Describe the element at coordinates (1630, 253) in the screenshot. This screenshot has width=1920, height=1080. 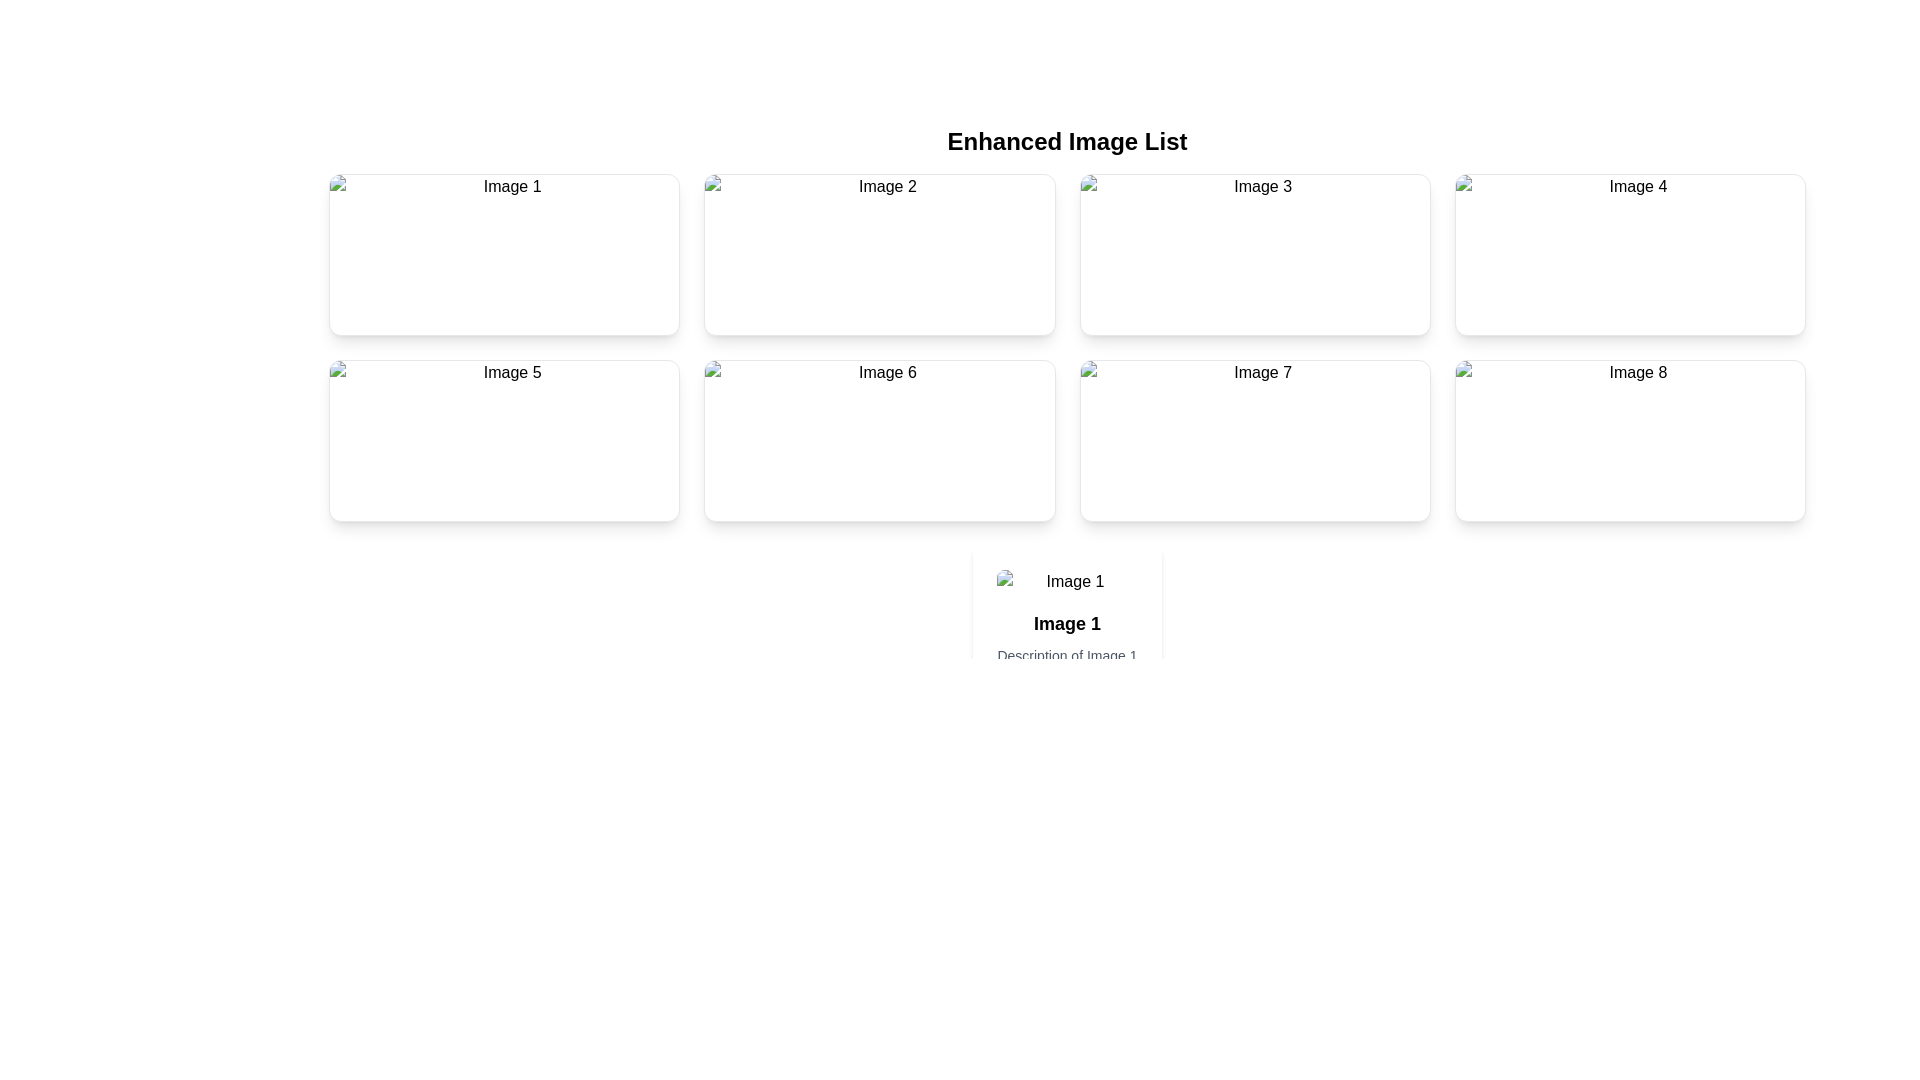
I see `the Interactive grid tile for 'Image 4'` at that location.